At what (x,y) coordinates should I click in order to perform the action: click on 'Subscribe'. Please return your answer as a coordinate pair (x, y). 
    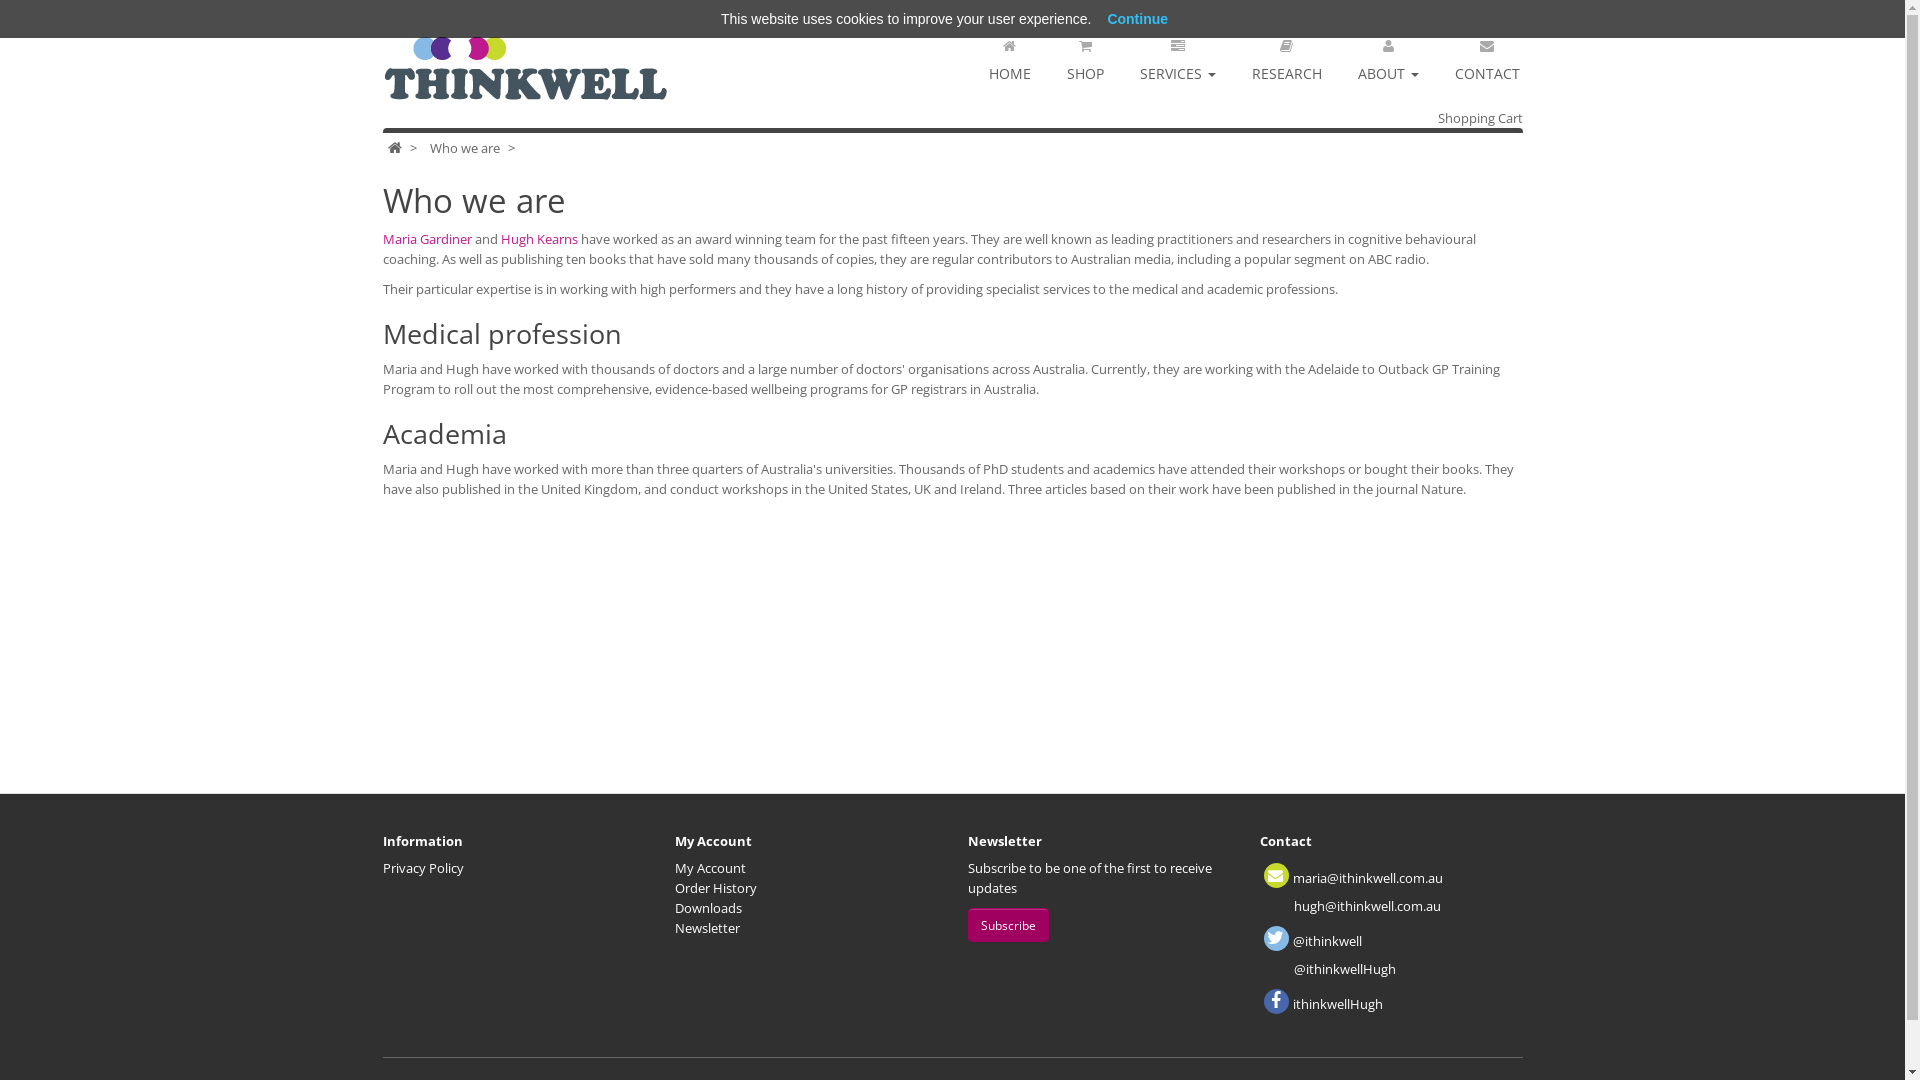
    Looking at the image, I should click on (1008, 925).